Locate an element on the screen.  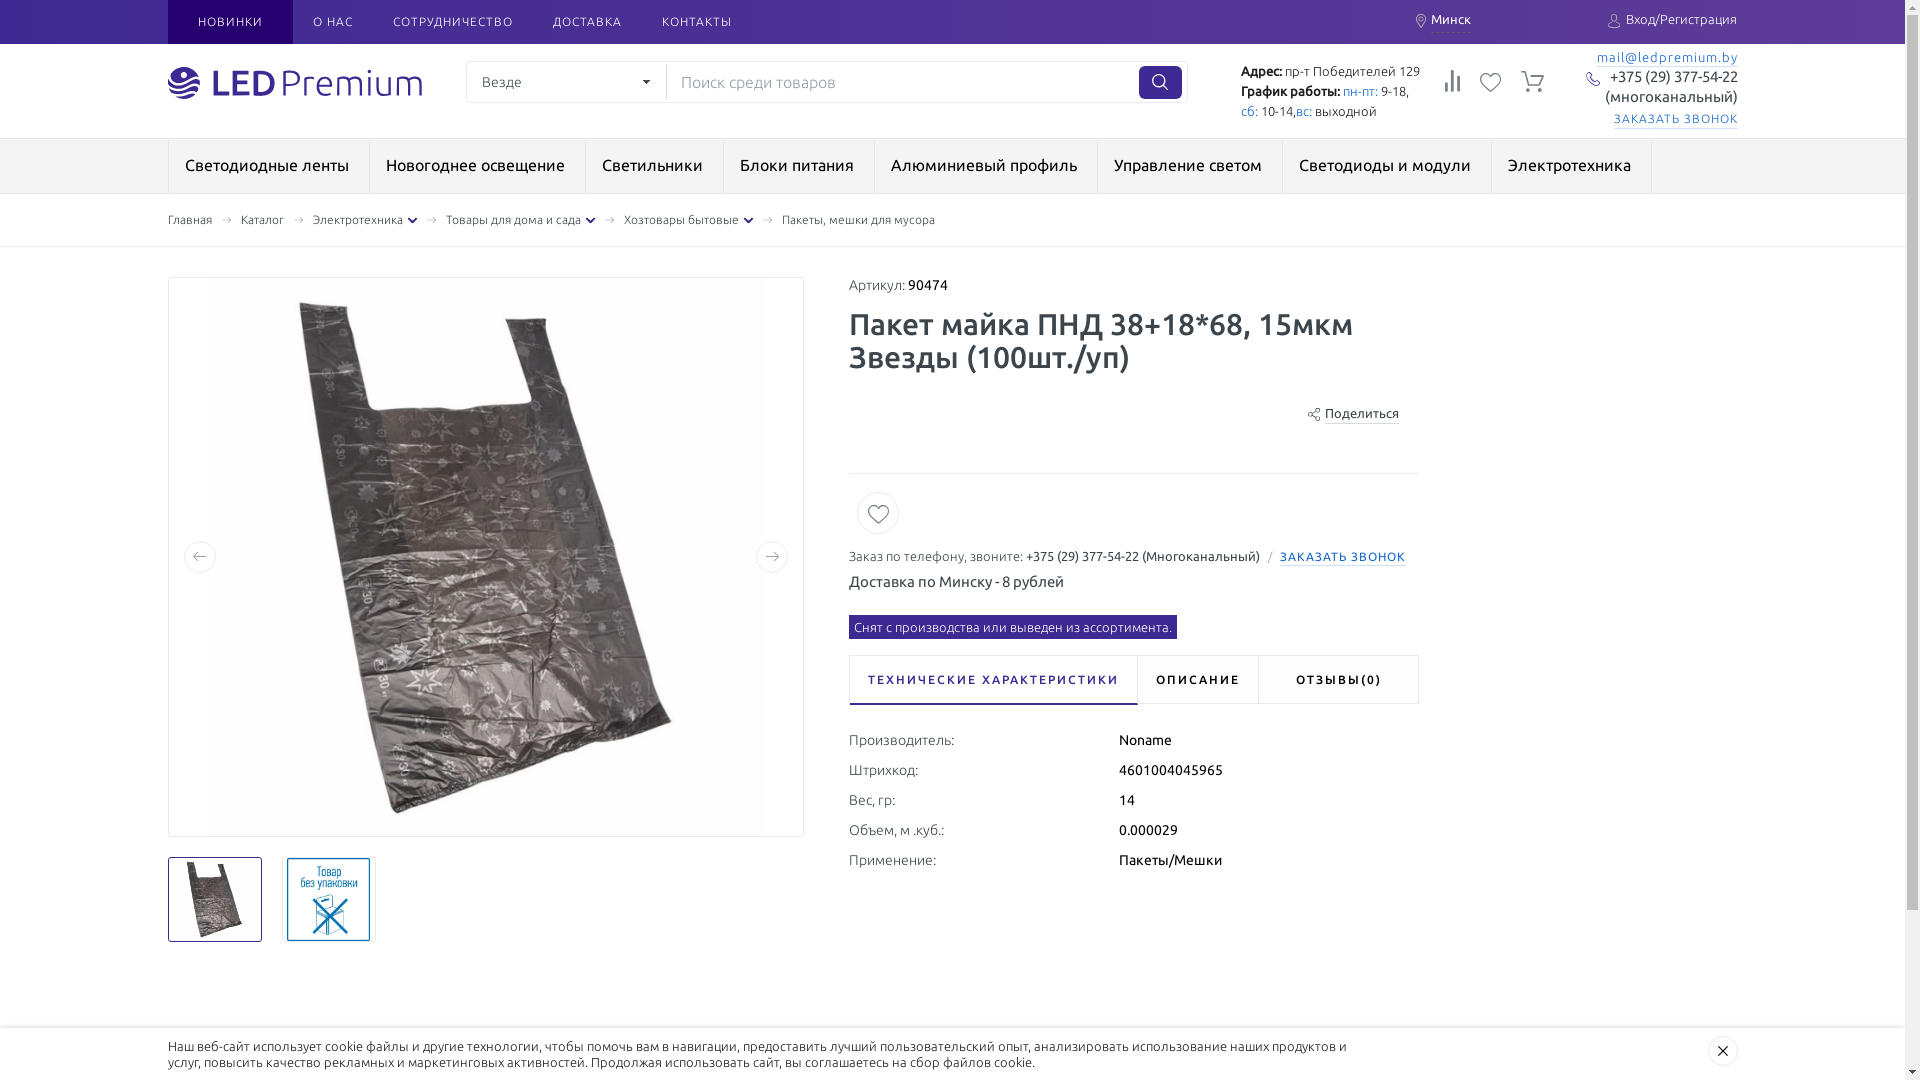
'mail@ledpremium.by' is located at coordinates (1666, 56).